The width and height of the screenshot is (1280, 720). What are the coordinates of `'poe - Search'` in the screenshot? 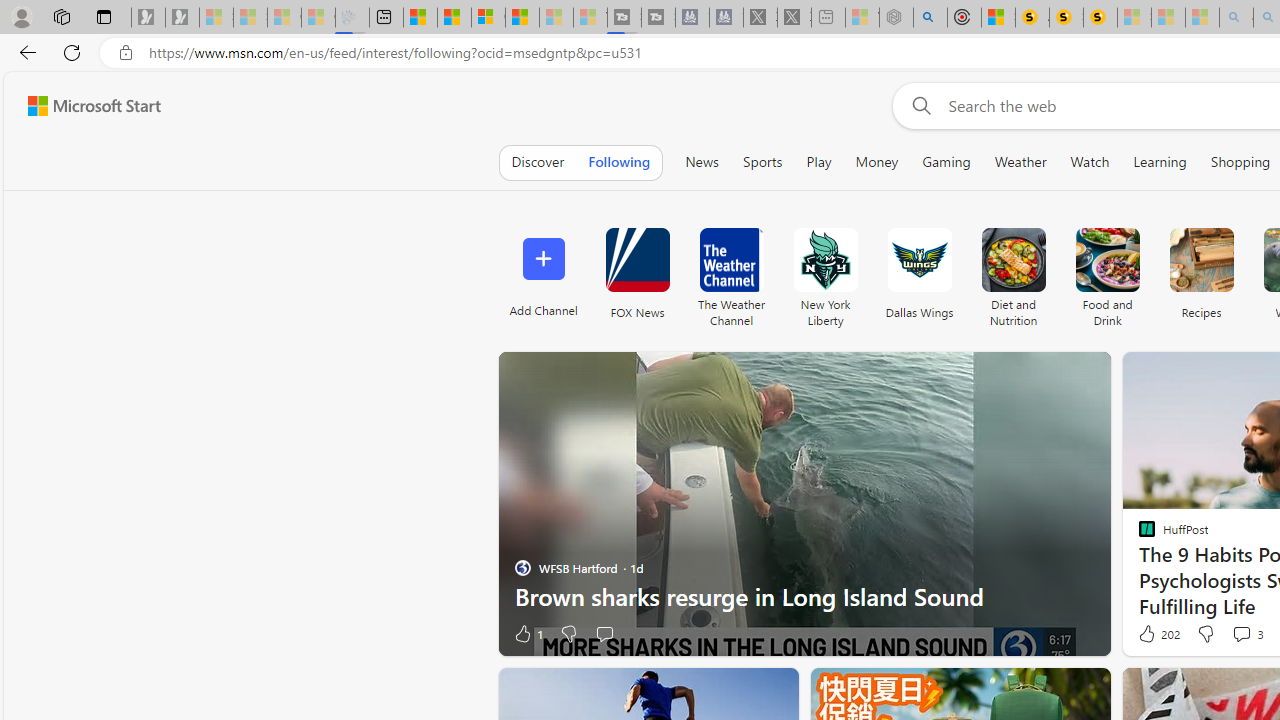 It's located at (929, 17).